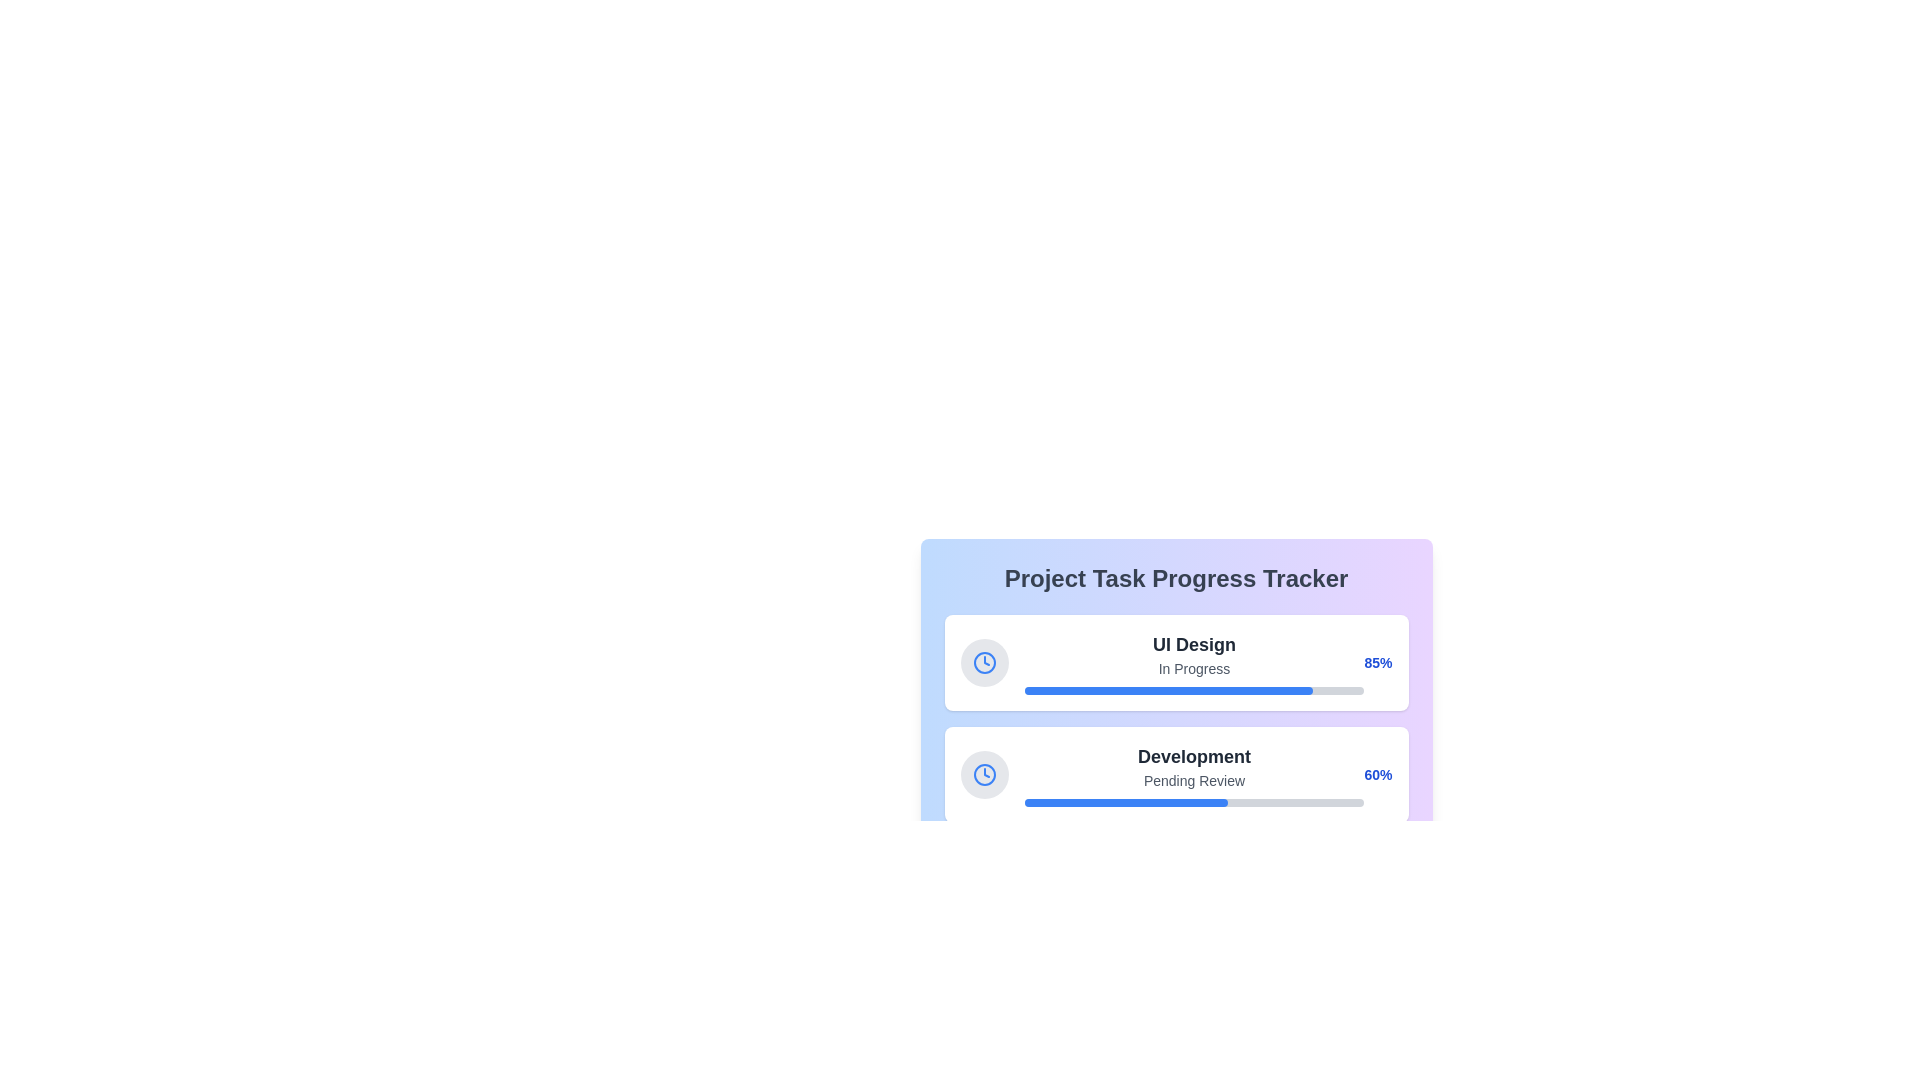 The image size is (1920, 1080). I want to click on the SVG-based time icon located to the left of the 'Development' text, which is centrally aligned within a circular gray background, so click(984, 663).